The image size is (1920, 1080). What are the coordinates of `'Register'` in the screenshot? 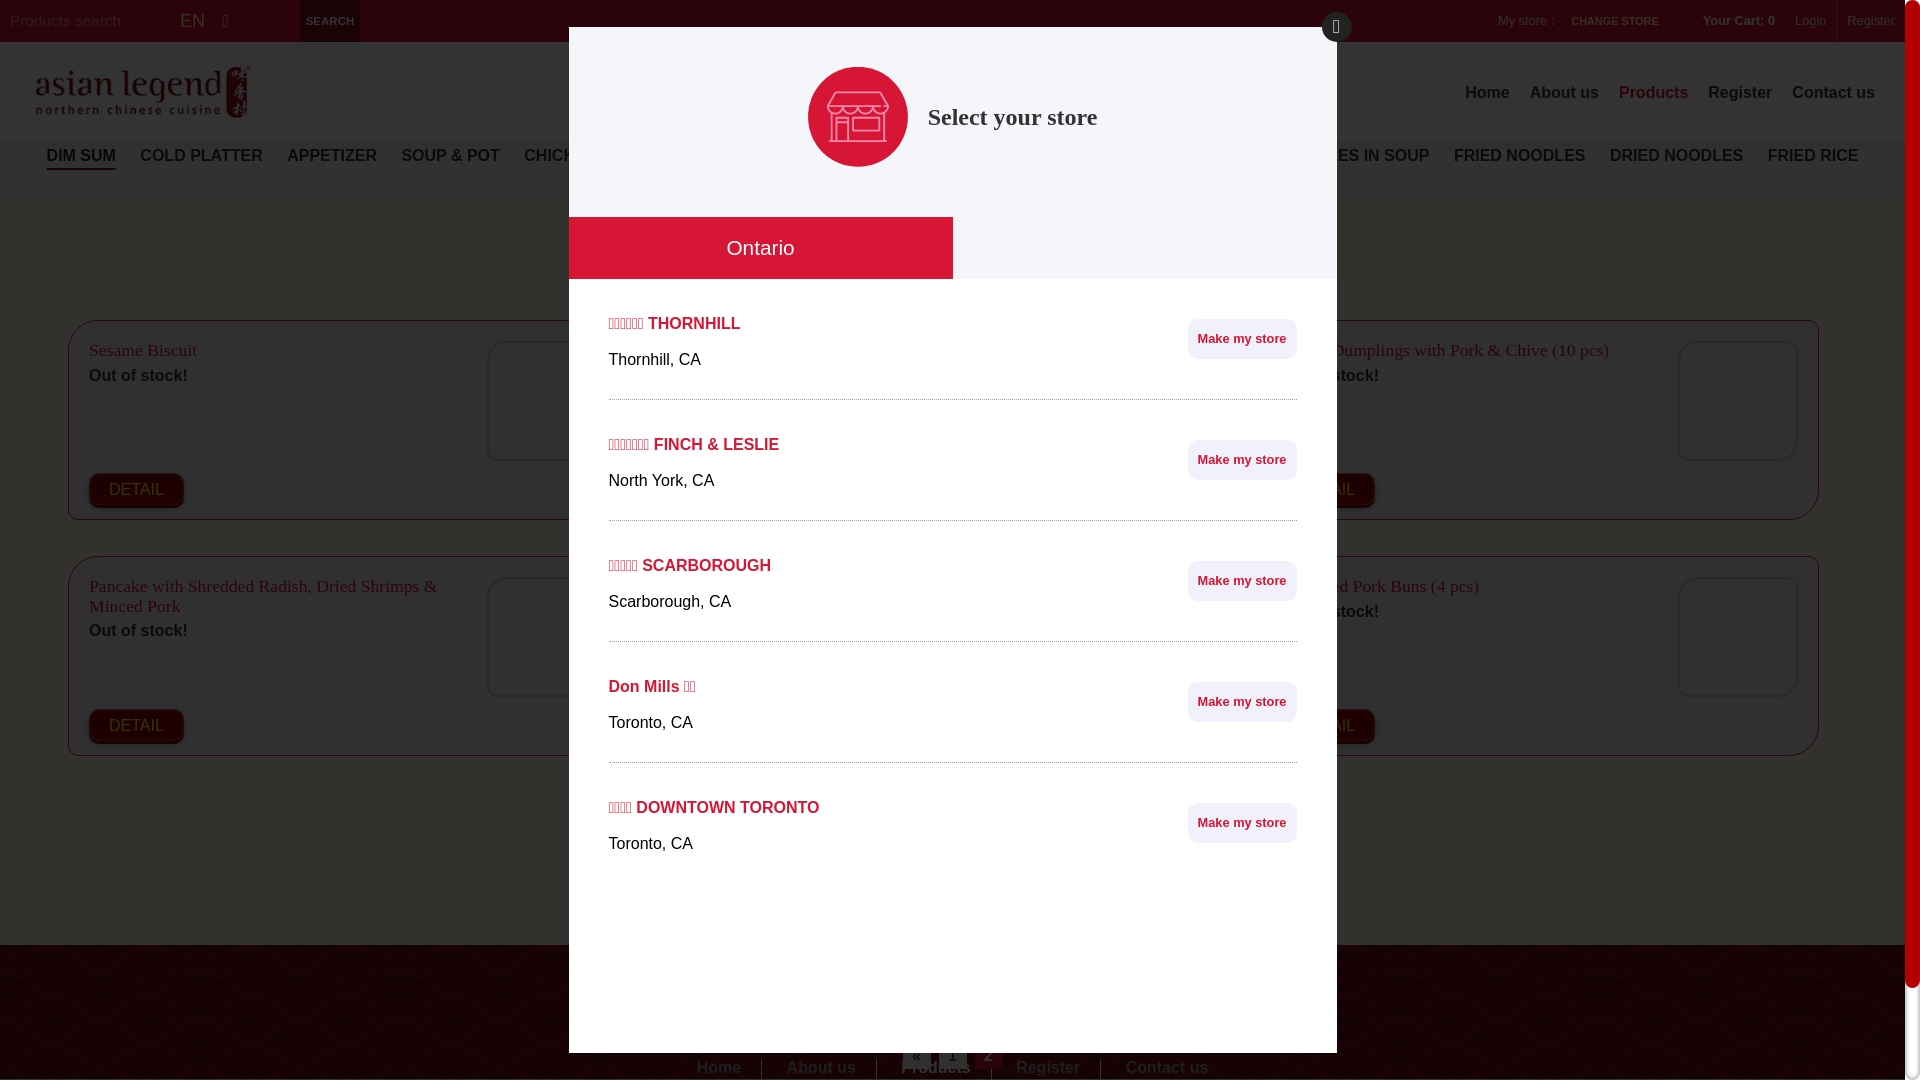 It's located at (1047, 1067).